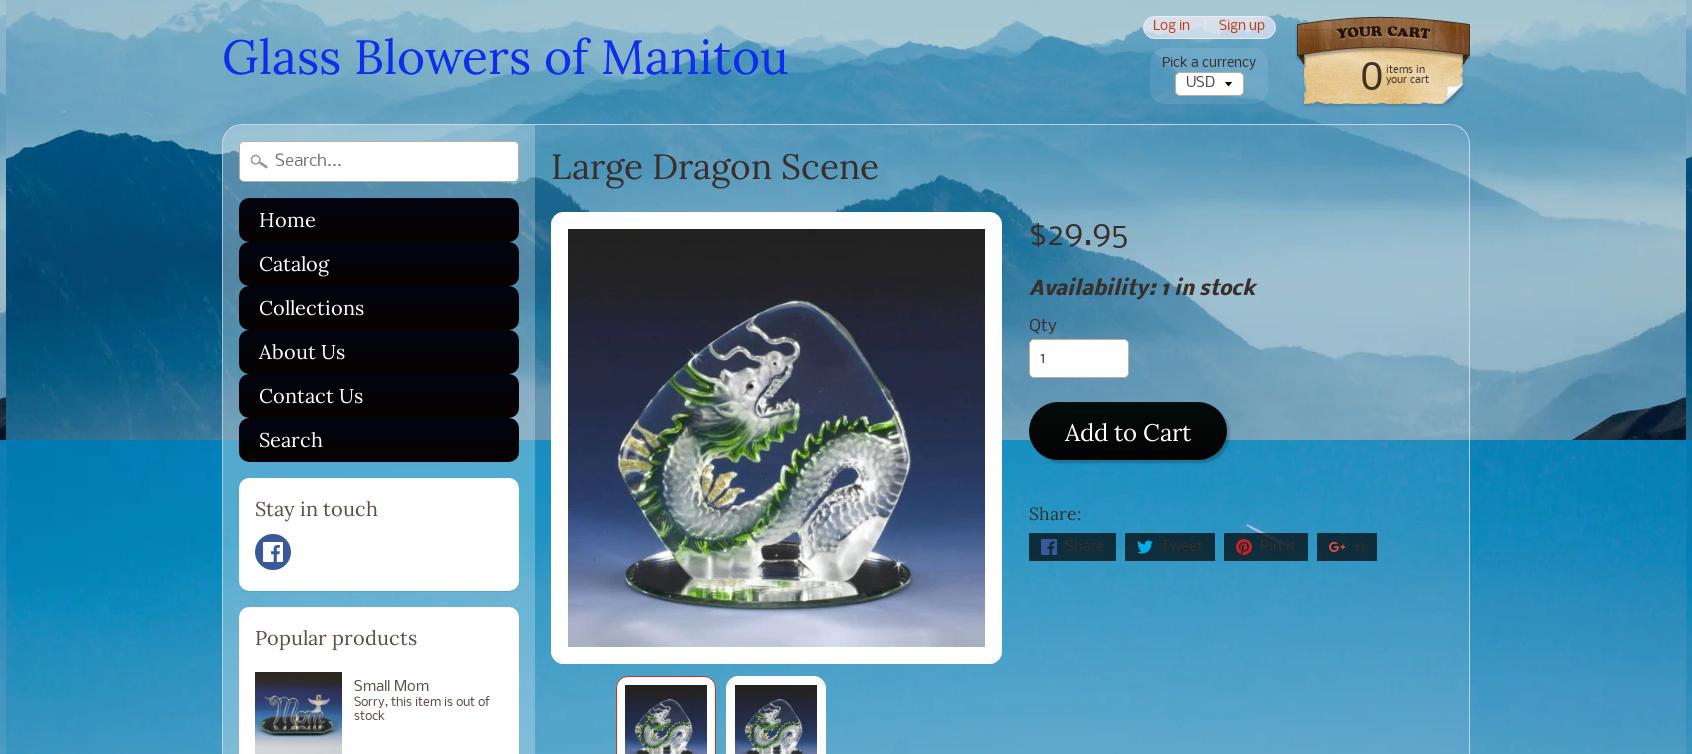  Describe the element at coordinates (1371, 76) in the screenshot. I see `'0'` at that location.